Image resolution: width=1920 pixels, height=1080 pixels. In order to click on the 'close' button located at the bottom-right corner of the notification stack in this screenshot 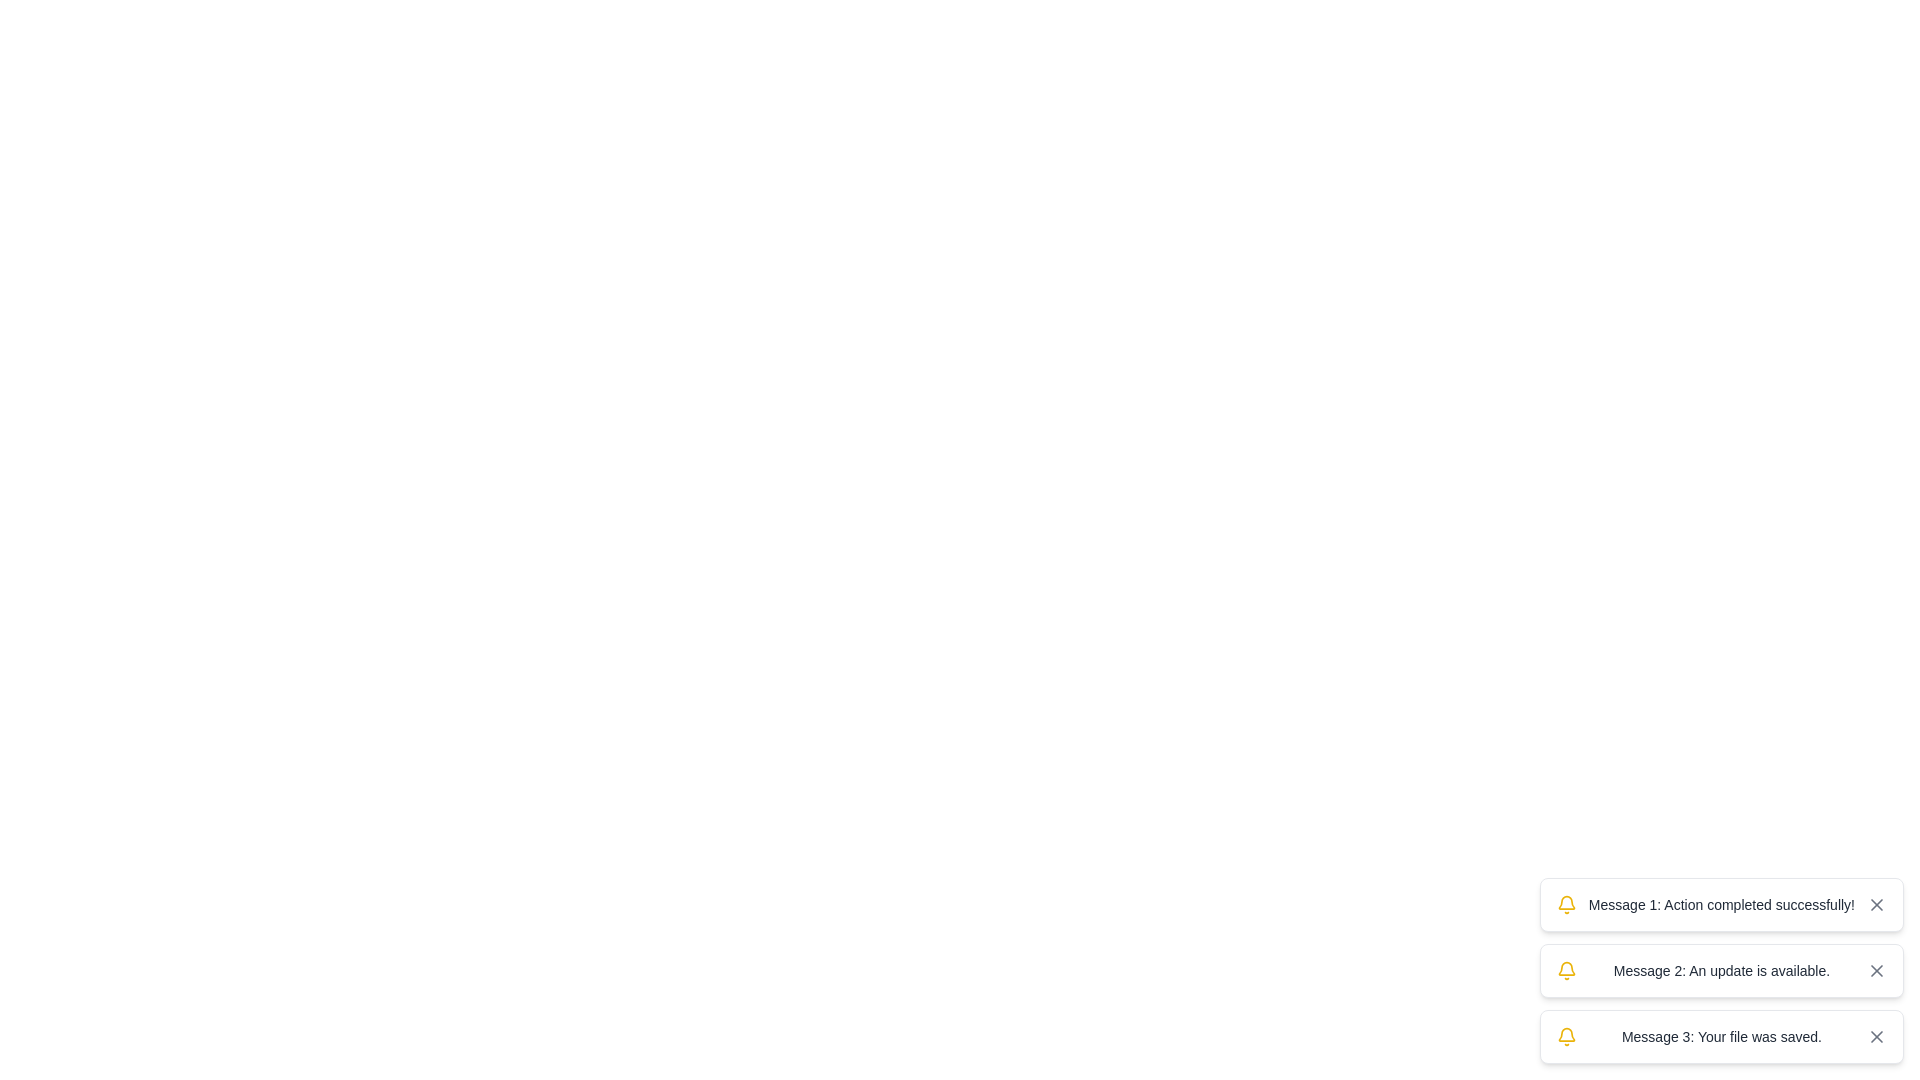, I will do `click(1875, 1036)`.